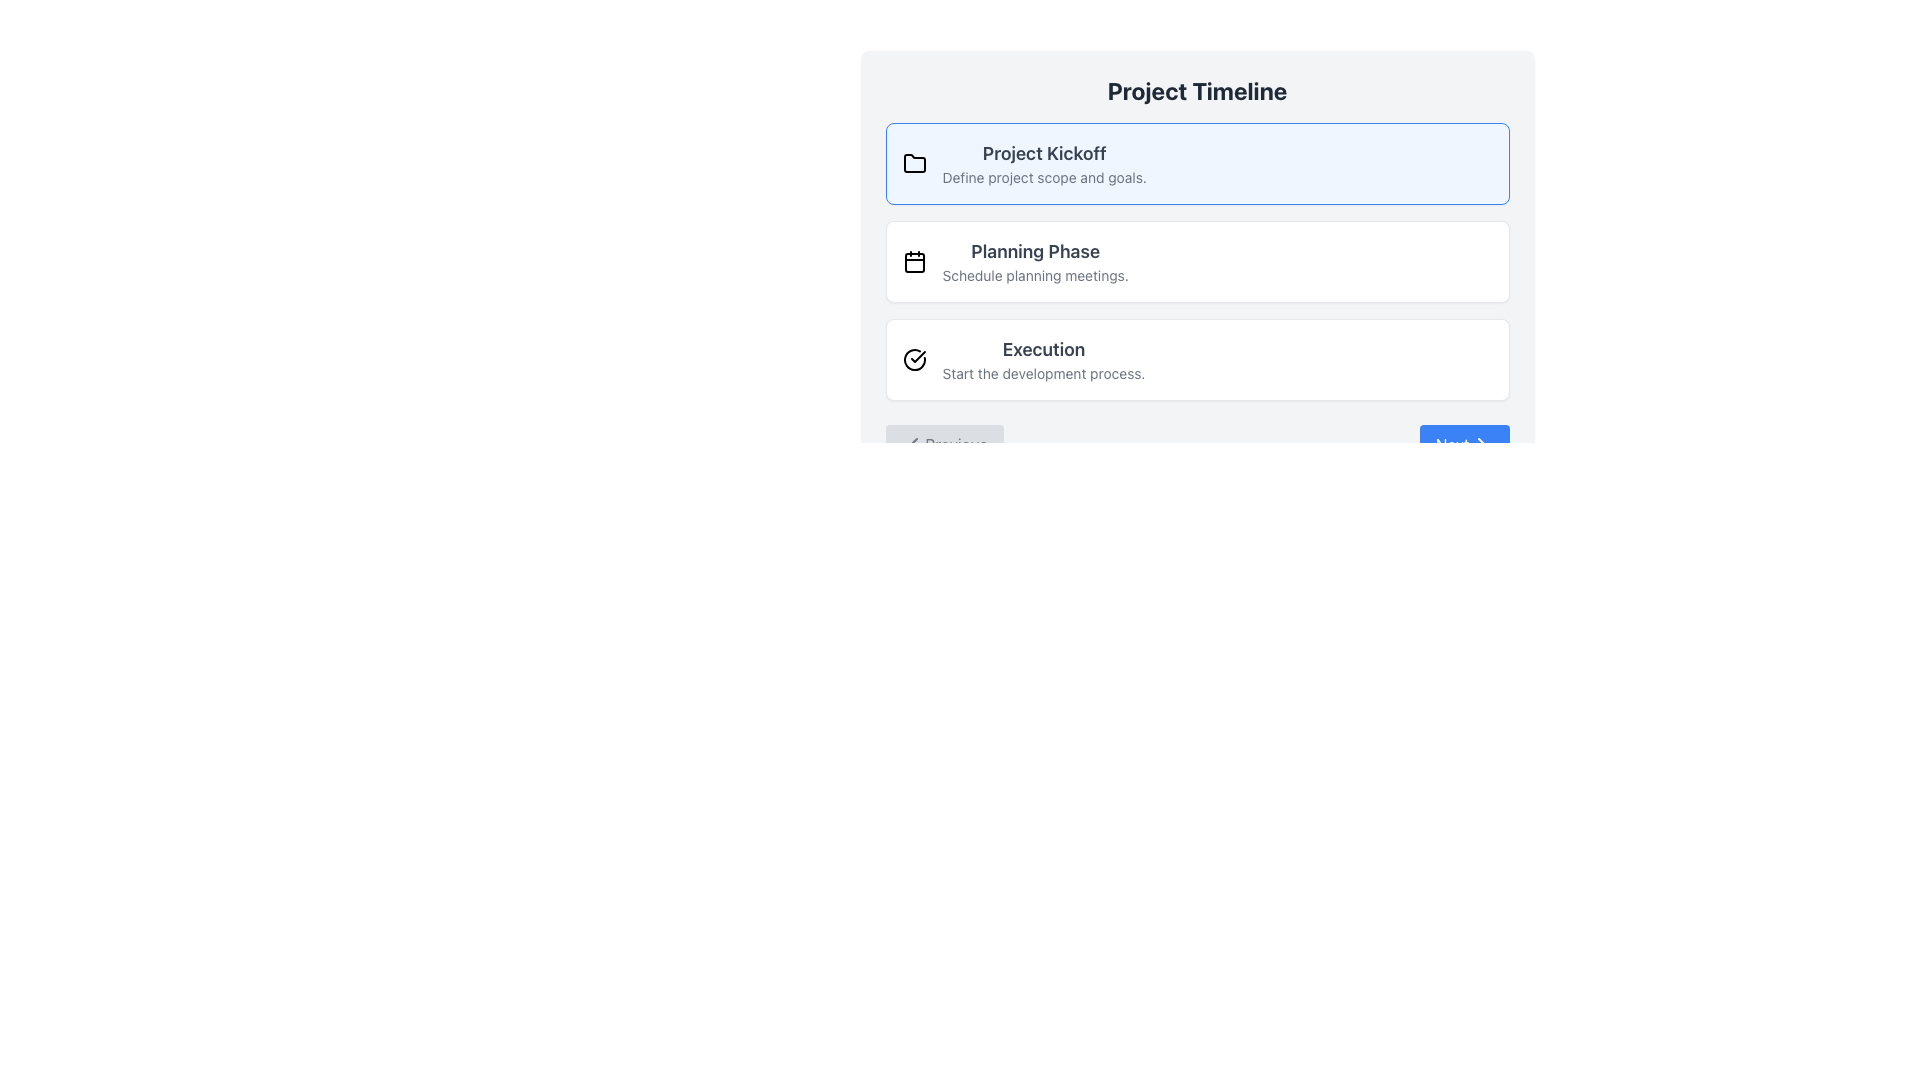 The width and height of the screenshot is (1920, 1080). I want to click on bolded header text 'Execution' located in the content box representing a timeline step, positioned above the subheader 'Start the development process', so click(1042, 349).